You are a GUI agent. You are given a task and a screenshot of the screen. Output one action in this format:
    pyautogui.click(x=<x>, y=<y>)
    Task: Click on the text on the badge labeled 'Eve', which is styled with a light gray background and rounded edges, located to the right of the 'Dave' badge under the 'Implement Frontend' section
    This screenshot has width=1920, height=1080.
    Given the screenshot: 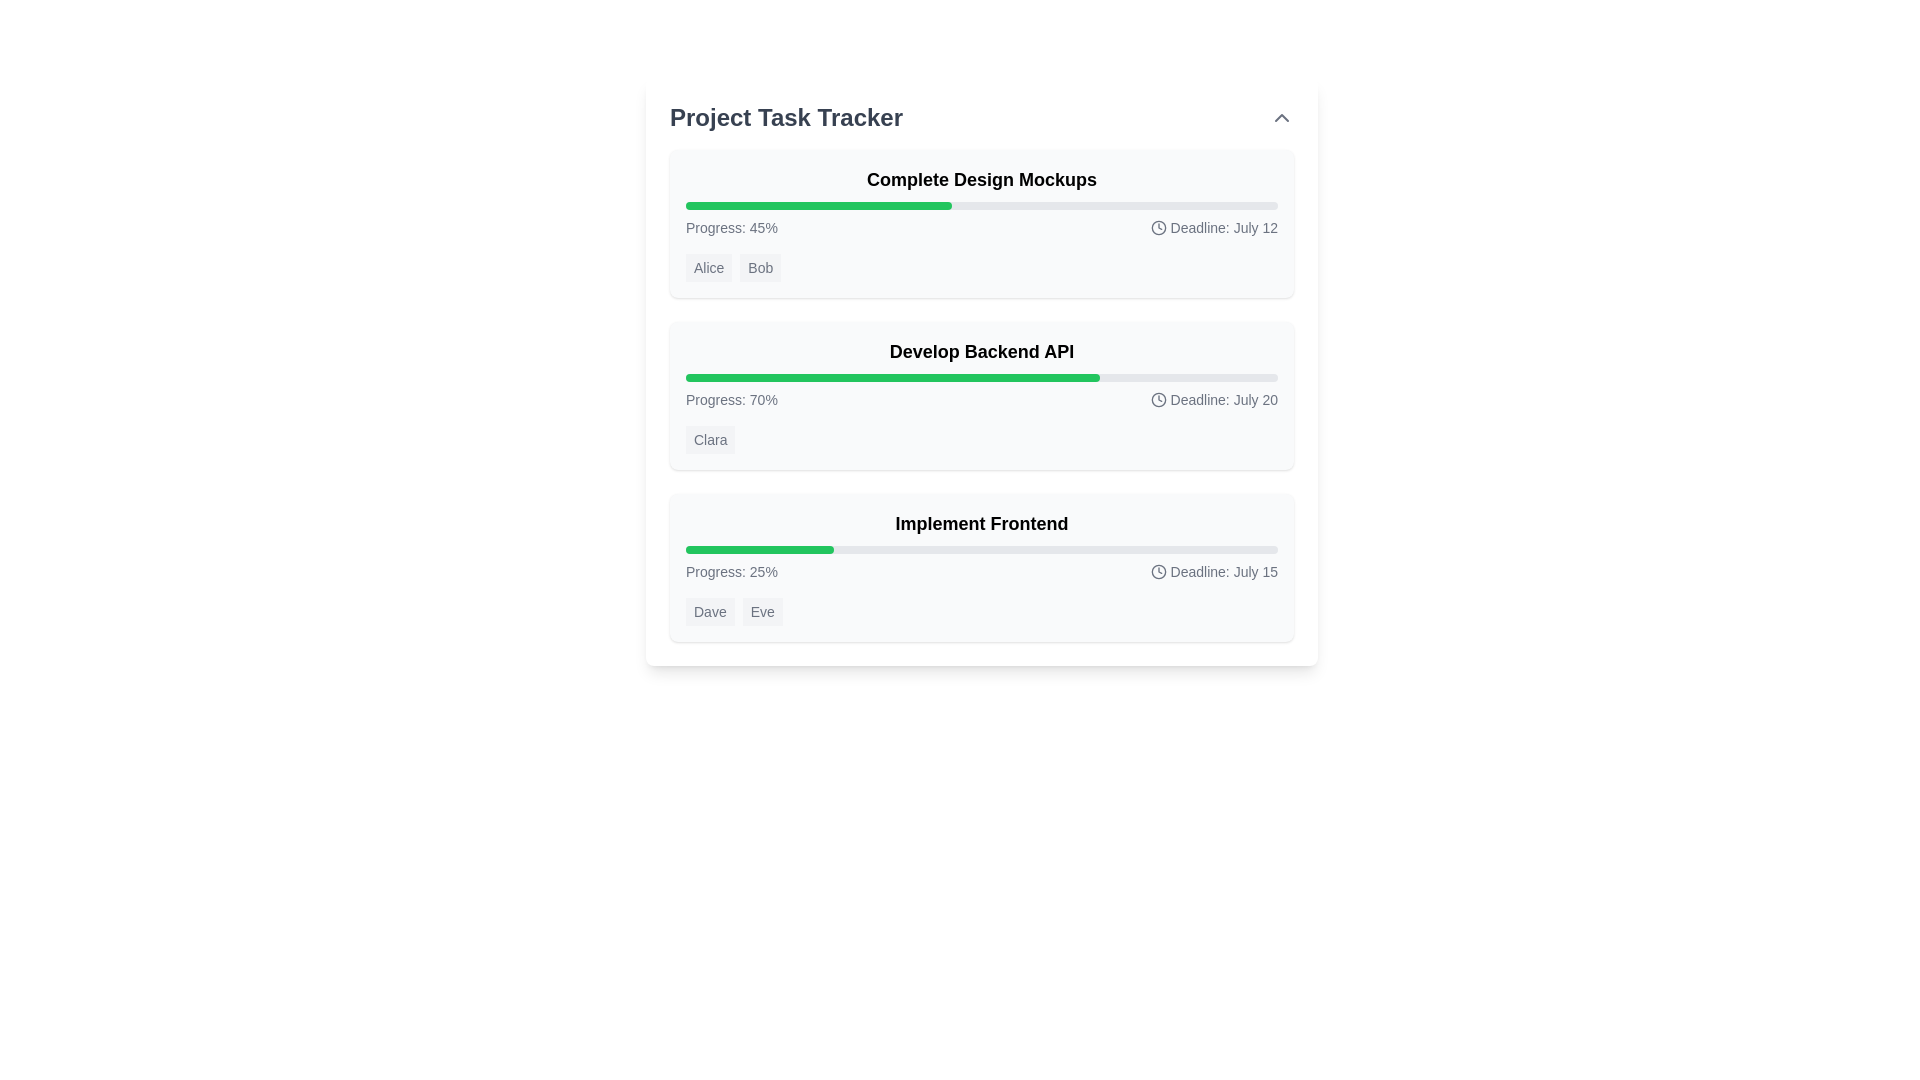 What is the action you would take?
    pyautogui.click(x=761, y=611)
    